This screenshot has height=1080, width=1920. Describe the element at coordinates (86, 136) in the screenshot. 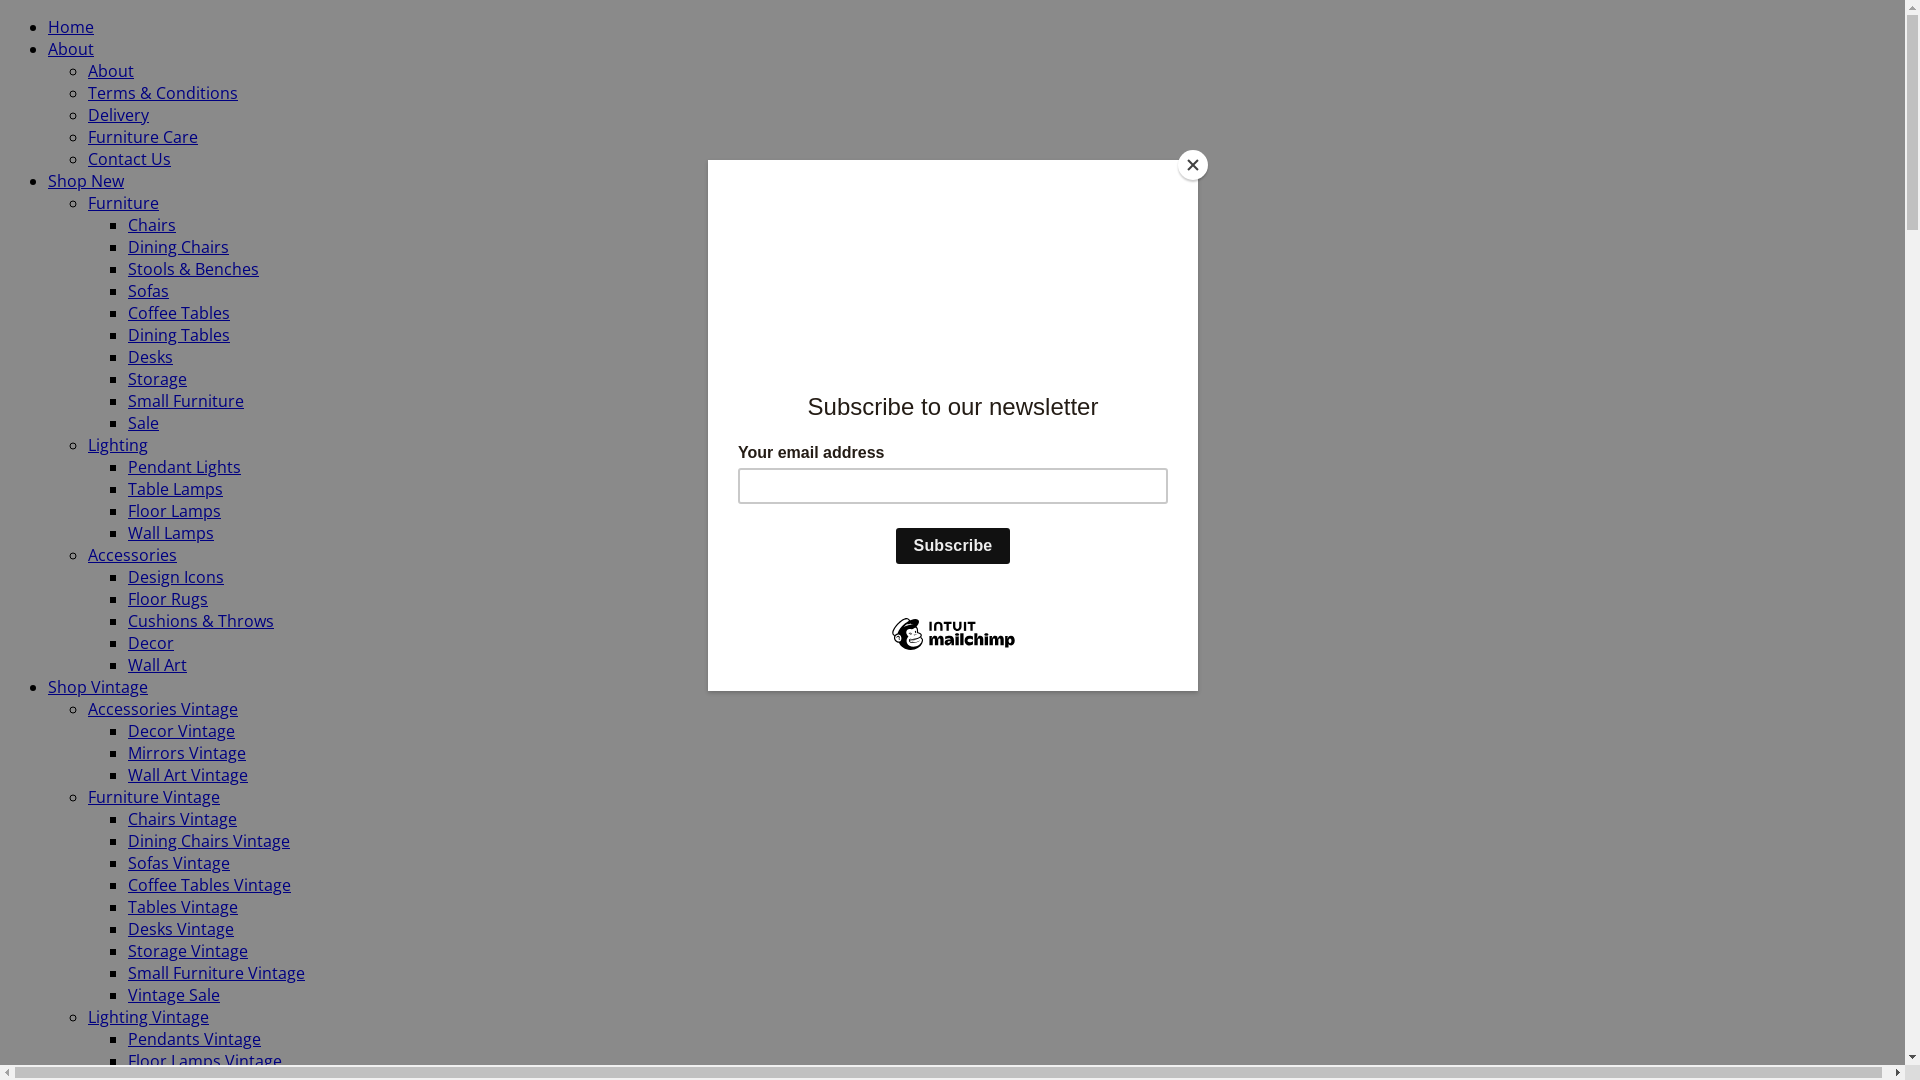

I see `'Furniture Care'` at that location.